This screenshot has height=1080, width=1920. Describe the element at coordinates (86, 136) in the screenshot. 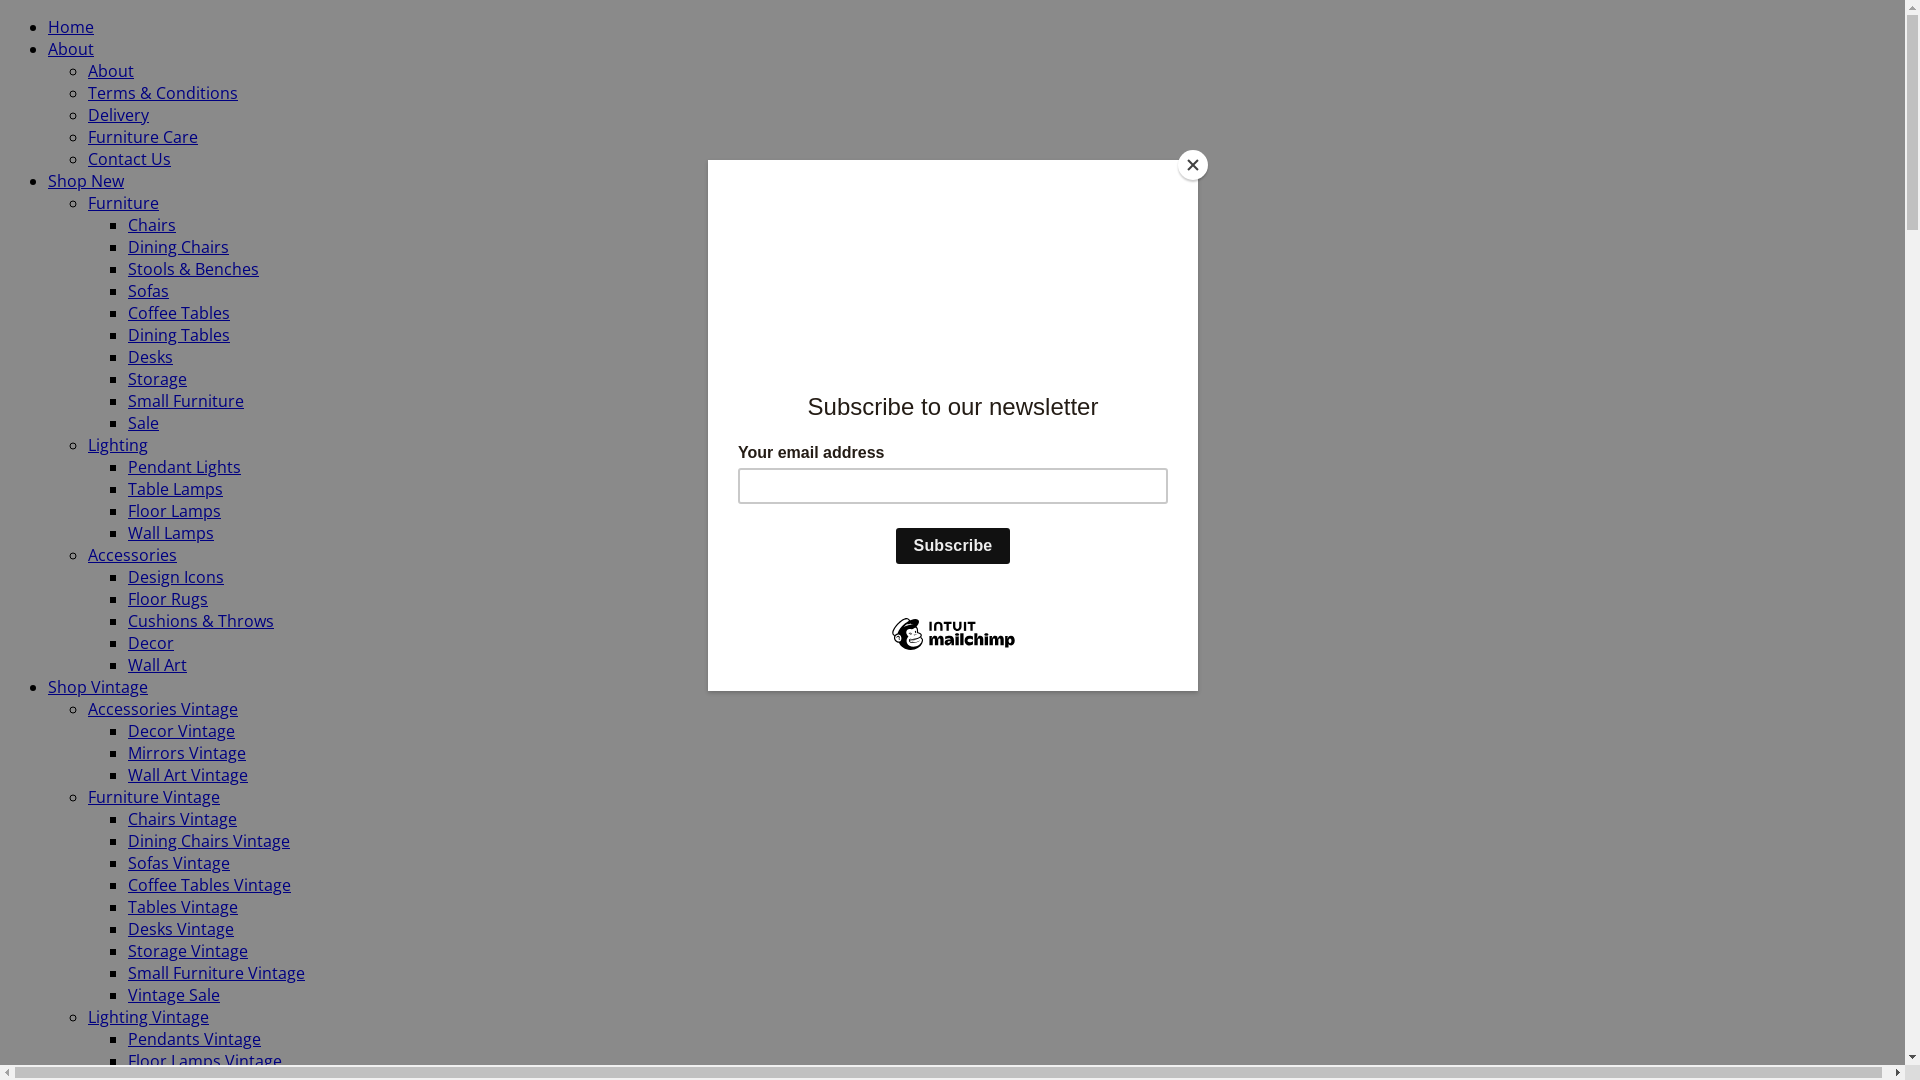

I see `'Furniture Care'` at that location.